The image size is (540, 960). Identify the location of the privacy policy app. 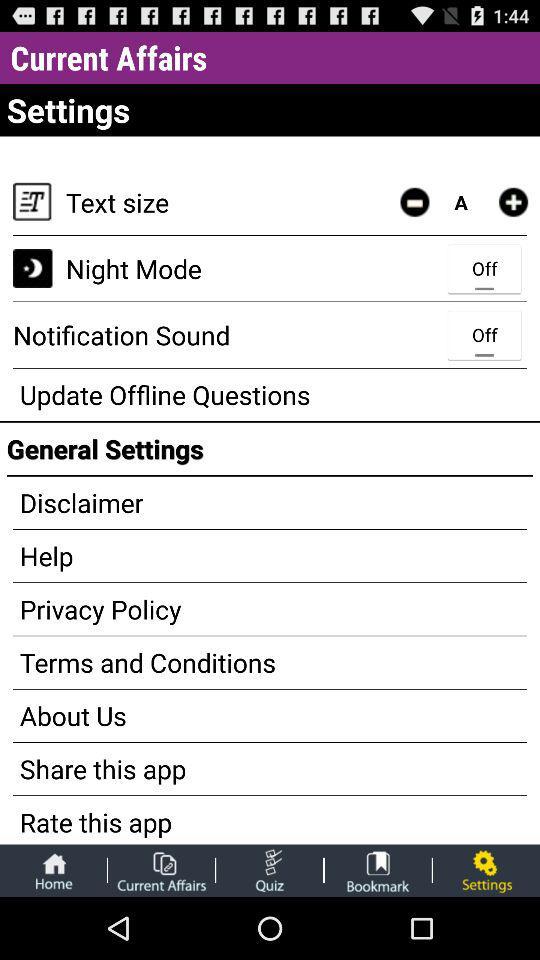
(270, 608).